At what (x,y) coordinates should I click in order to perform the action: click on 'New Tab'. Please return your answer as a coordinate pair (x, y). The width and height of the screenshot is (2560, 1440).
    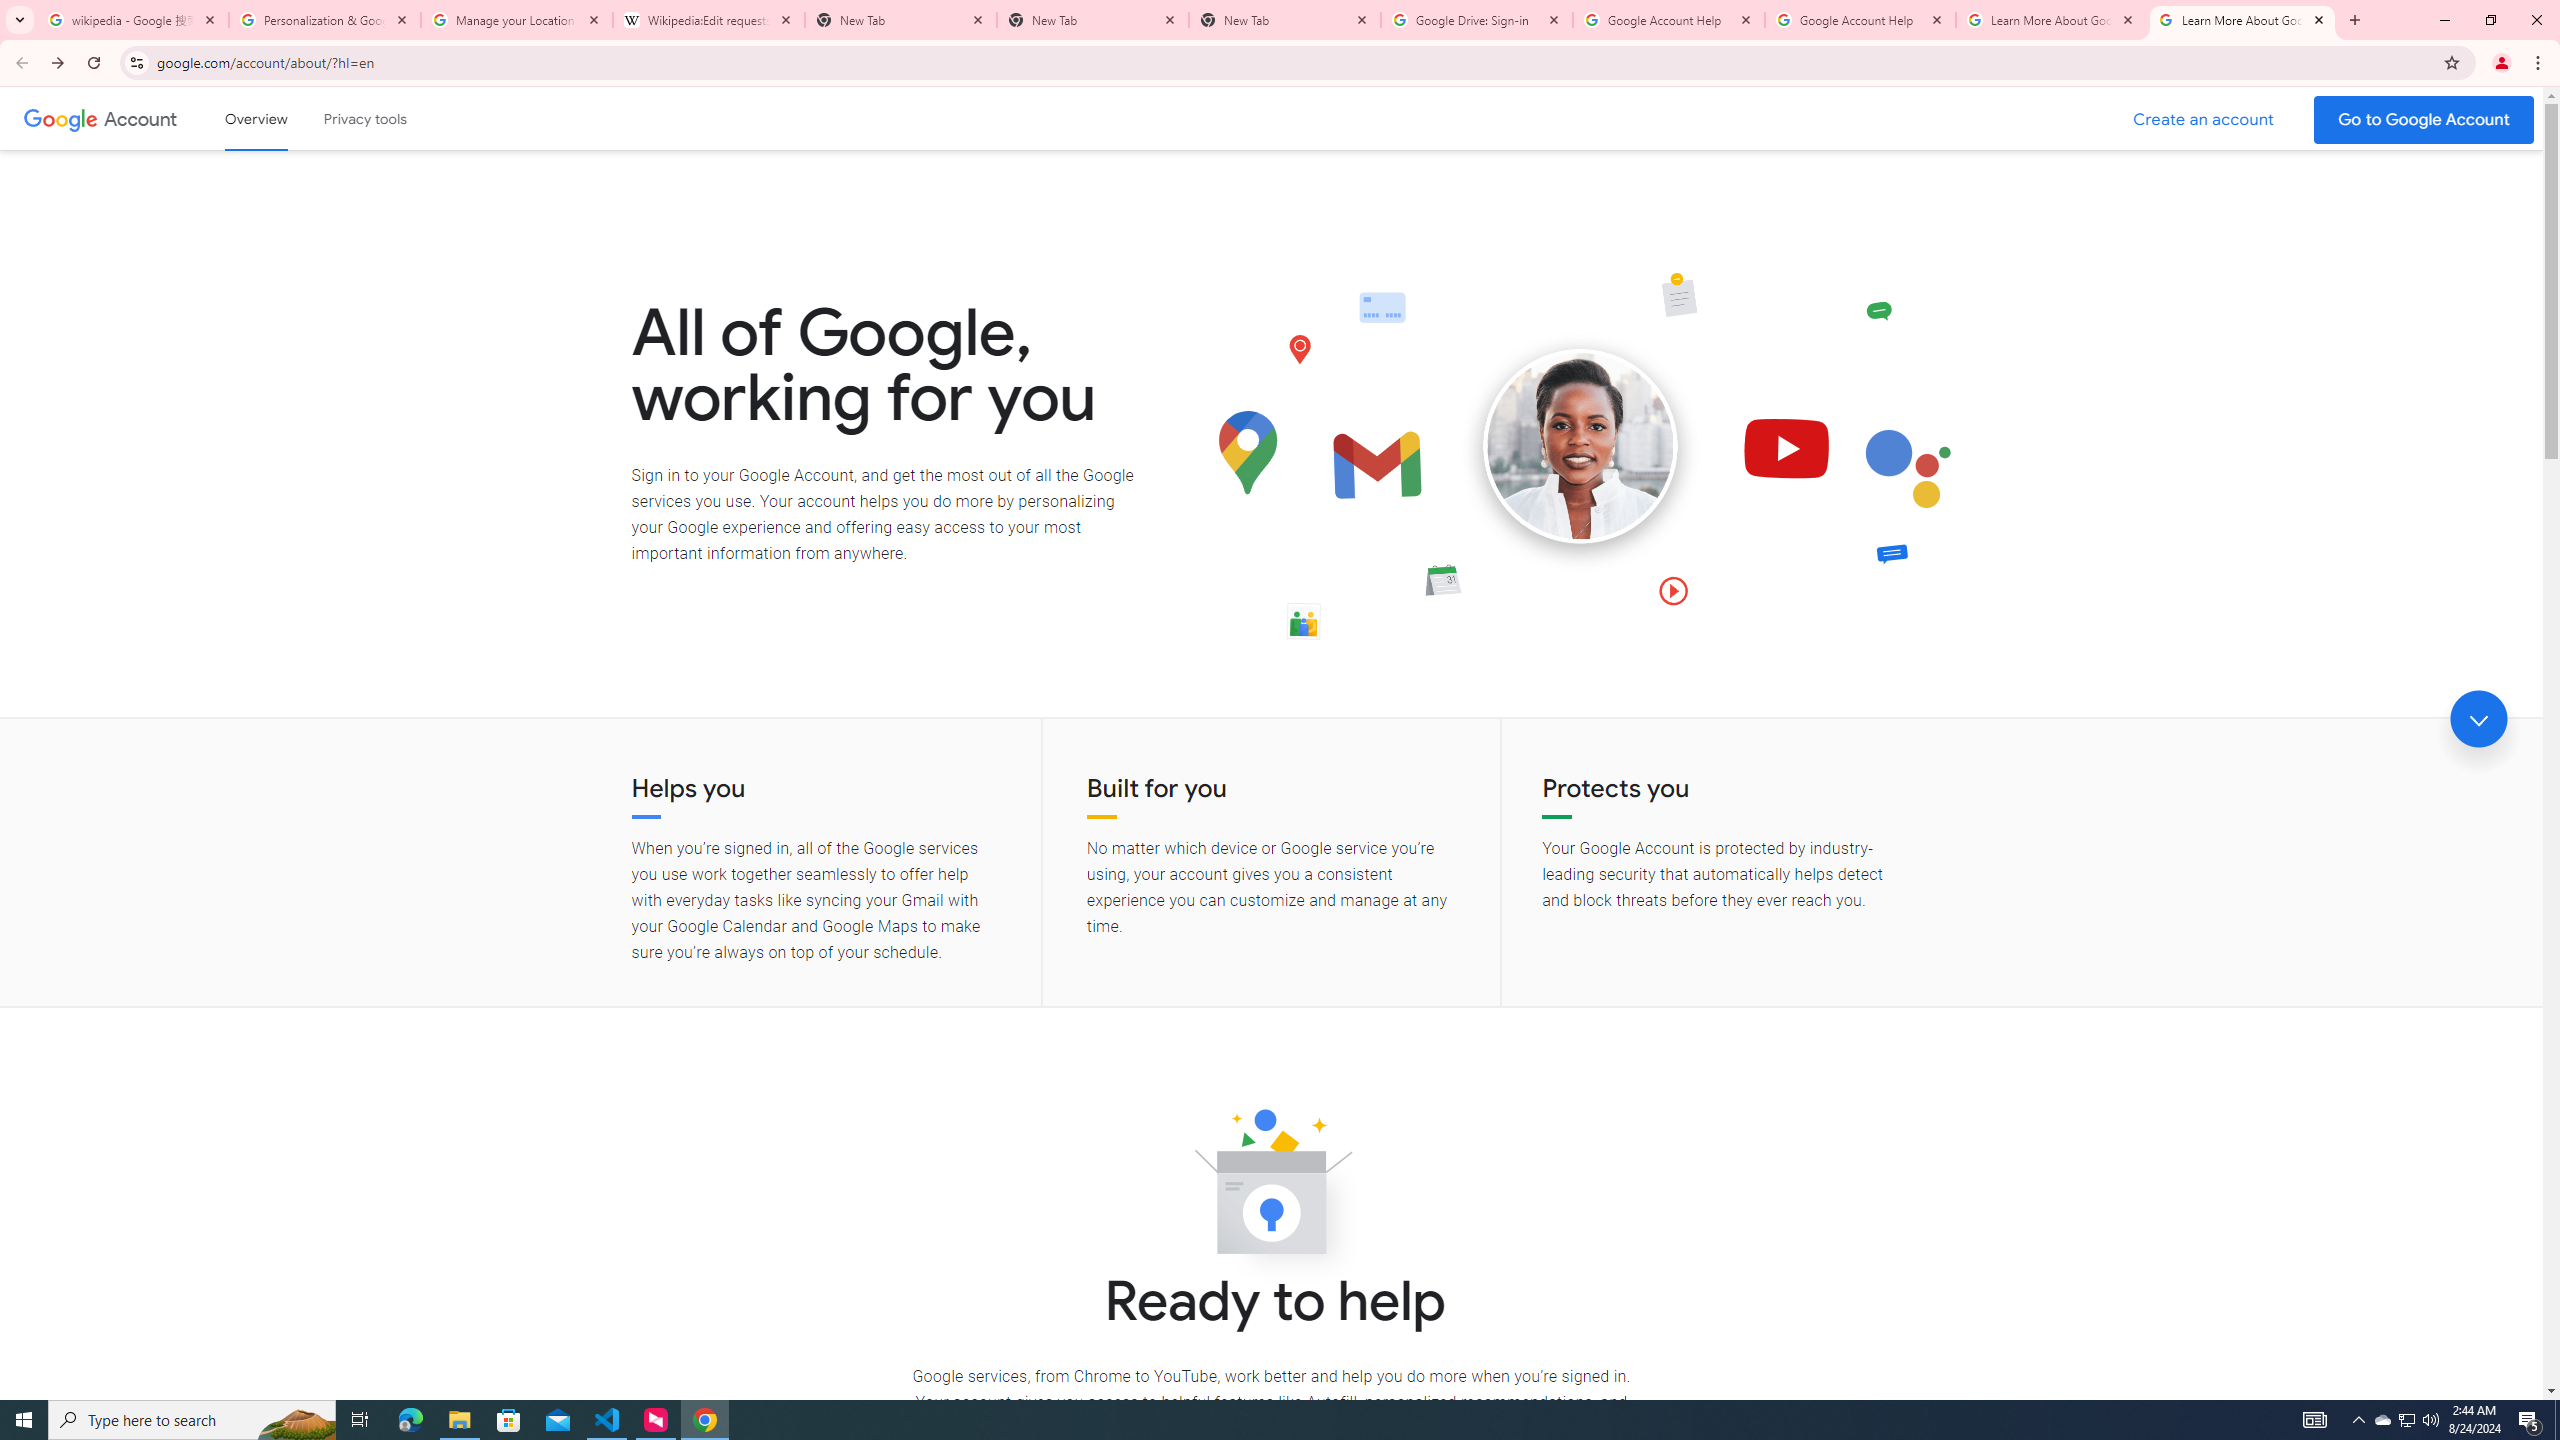
    Looking at the image, I should click on (1284, 19).